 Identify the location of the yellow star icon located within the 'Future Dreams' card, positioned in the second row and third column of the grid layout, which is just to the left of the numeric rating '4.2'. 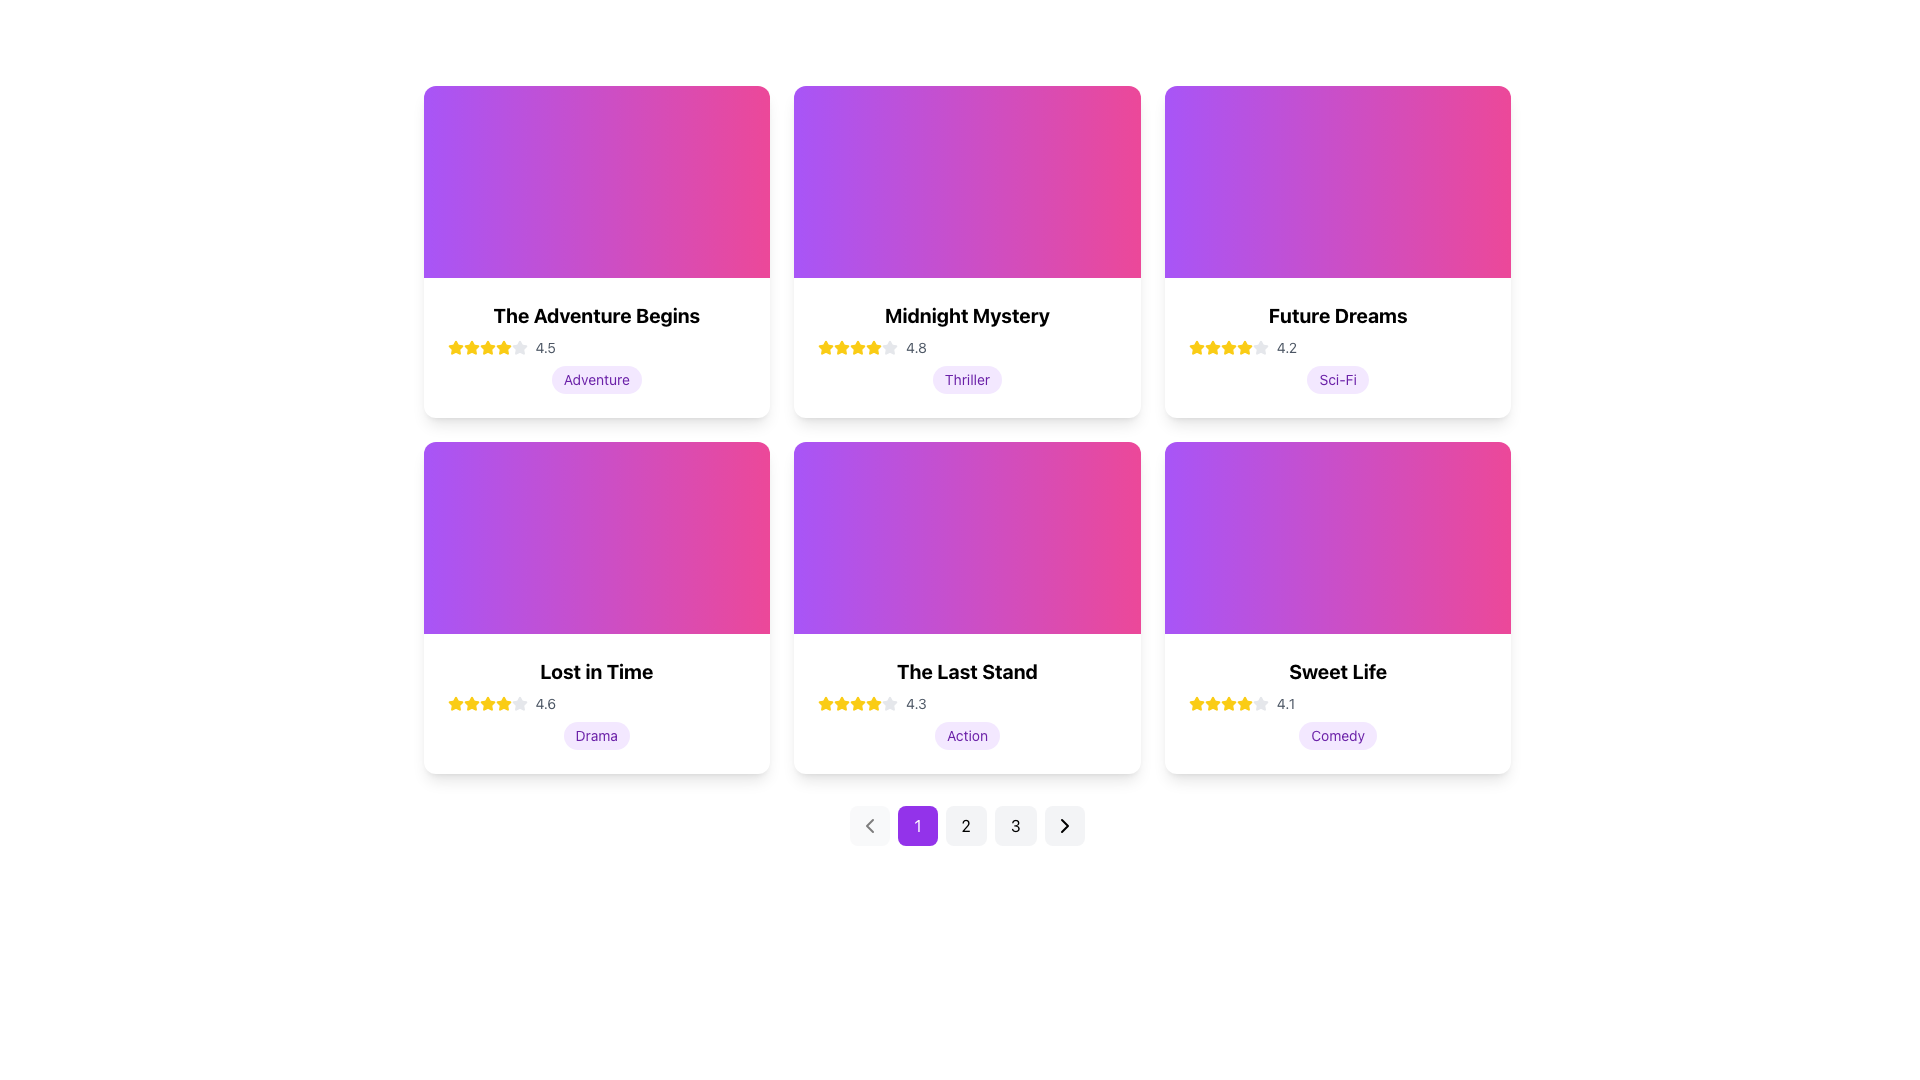
(1196, 346).